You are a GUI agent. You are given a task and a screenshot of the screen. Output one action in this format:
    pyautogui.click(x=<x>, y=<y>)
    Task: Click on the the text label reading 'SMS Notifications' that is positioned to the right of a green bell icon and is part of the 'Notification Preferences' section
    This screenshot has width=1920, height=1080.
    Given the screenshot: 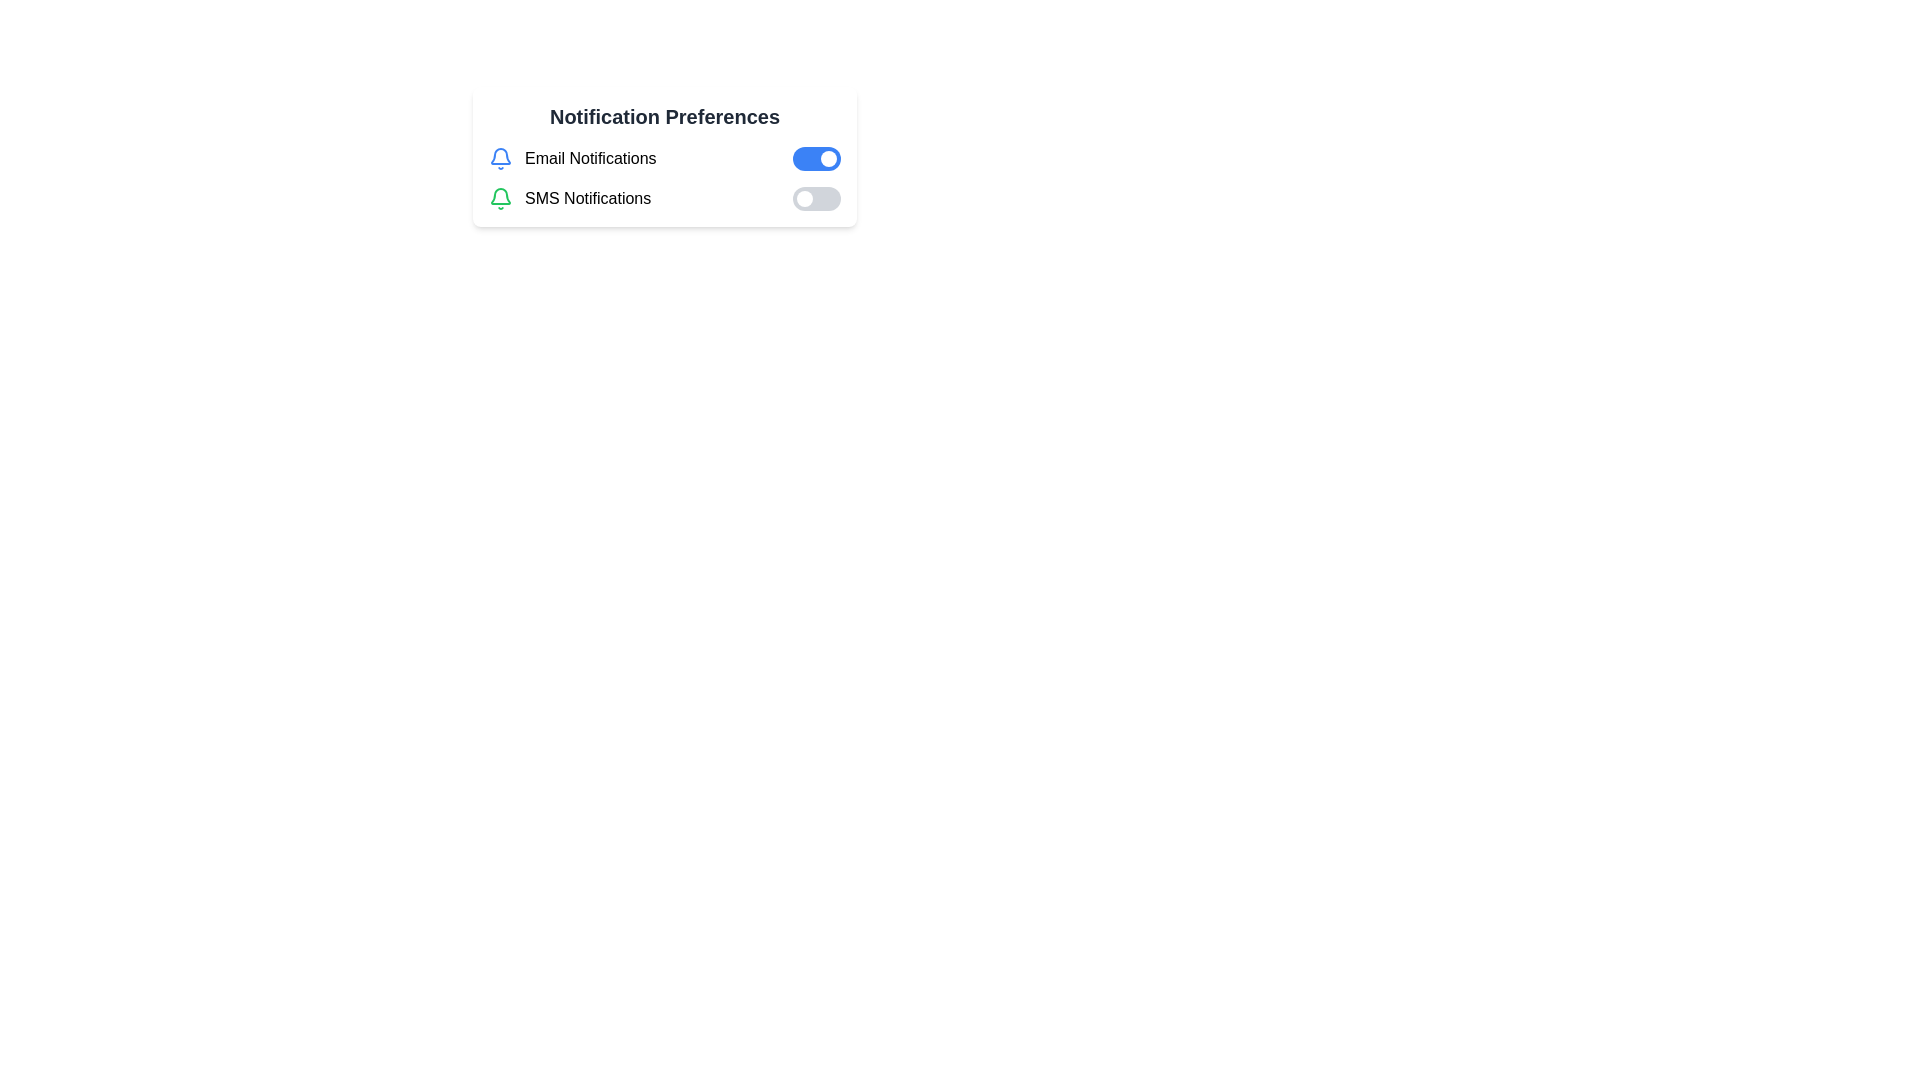 What is the action you would take?
    pyautogui.click(x=569, y=199)
    